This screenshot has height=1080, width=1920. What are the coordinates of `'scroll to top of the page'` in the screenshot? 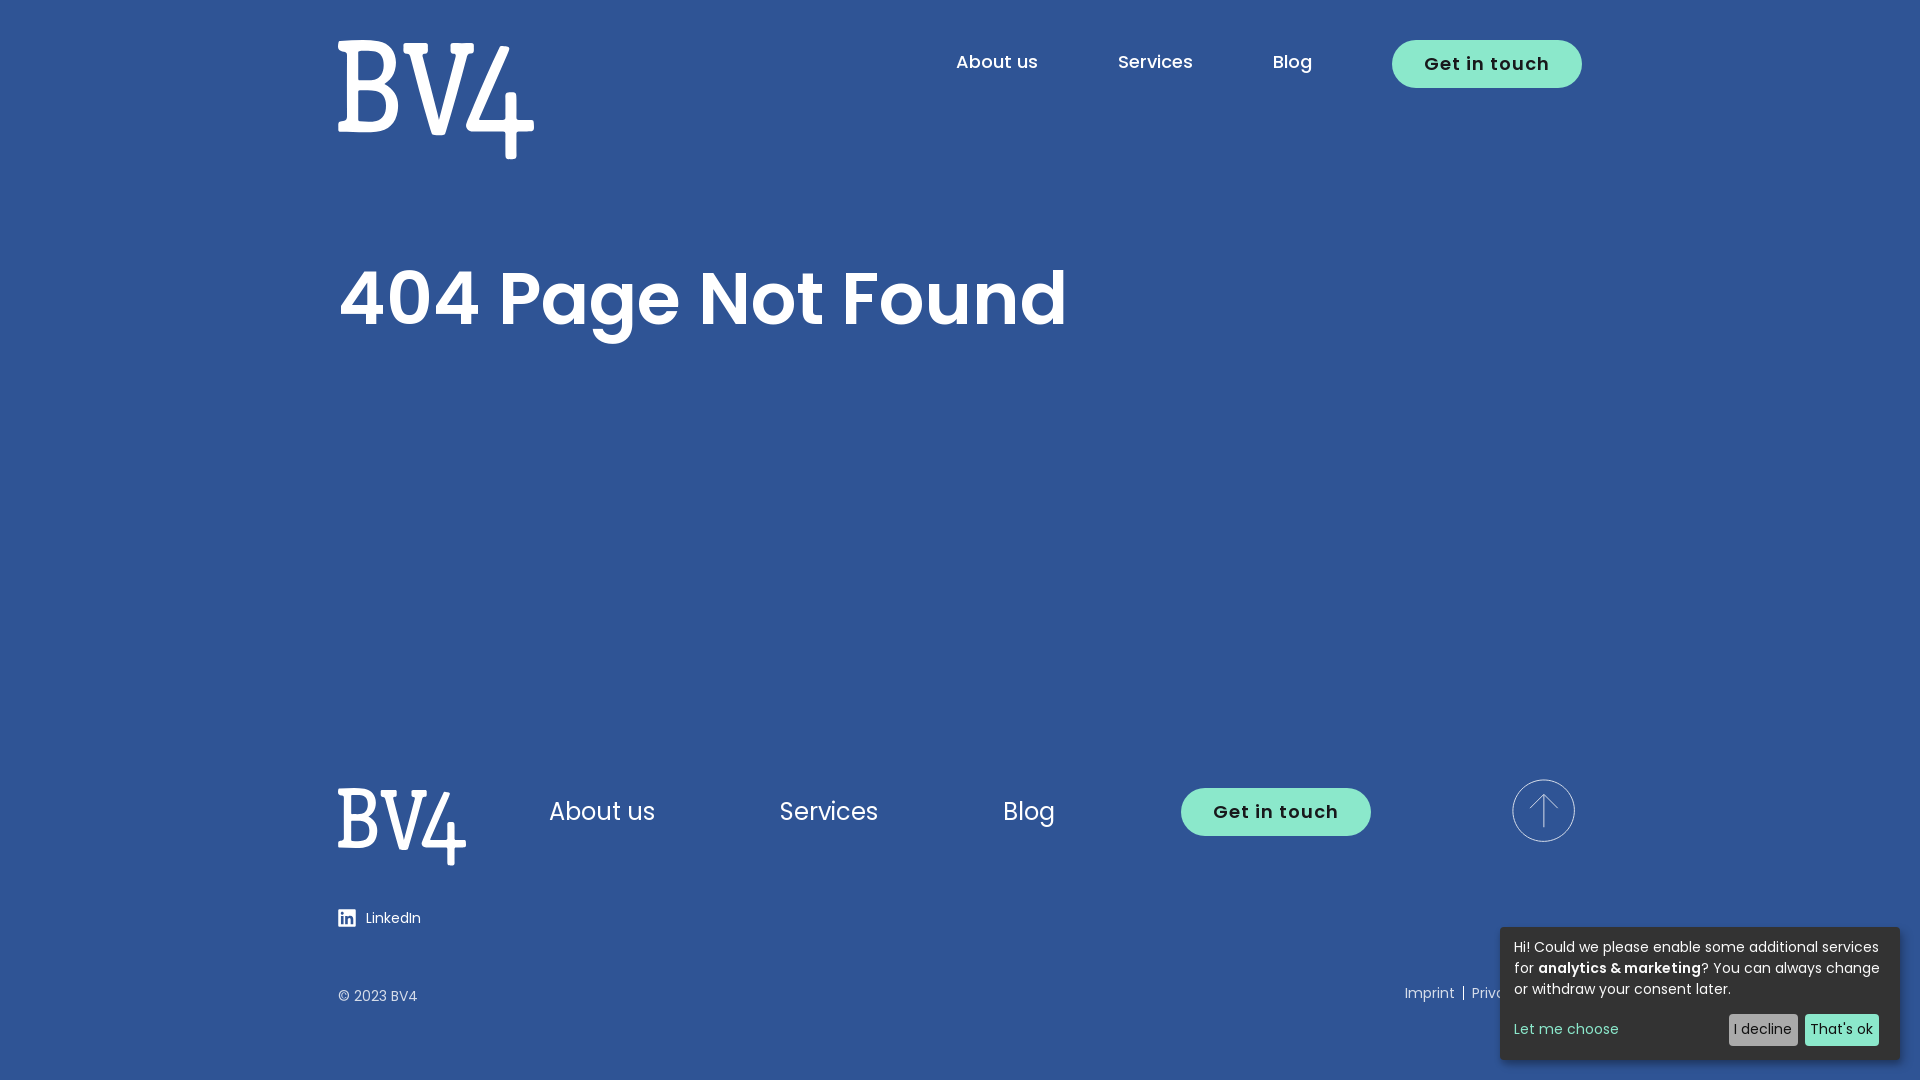 It's located at (1542, 810).